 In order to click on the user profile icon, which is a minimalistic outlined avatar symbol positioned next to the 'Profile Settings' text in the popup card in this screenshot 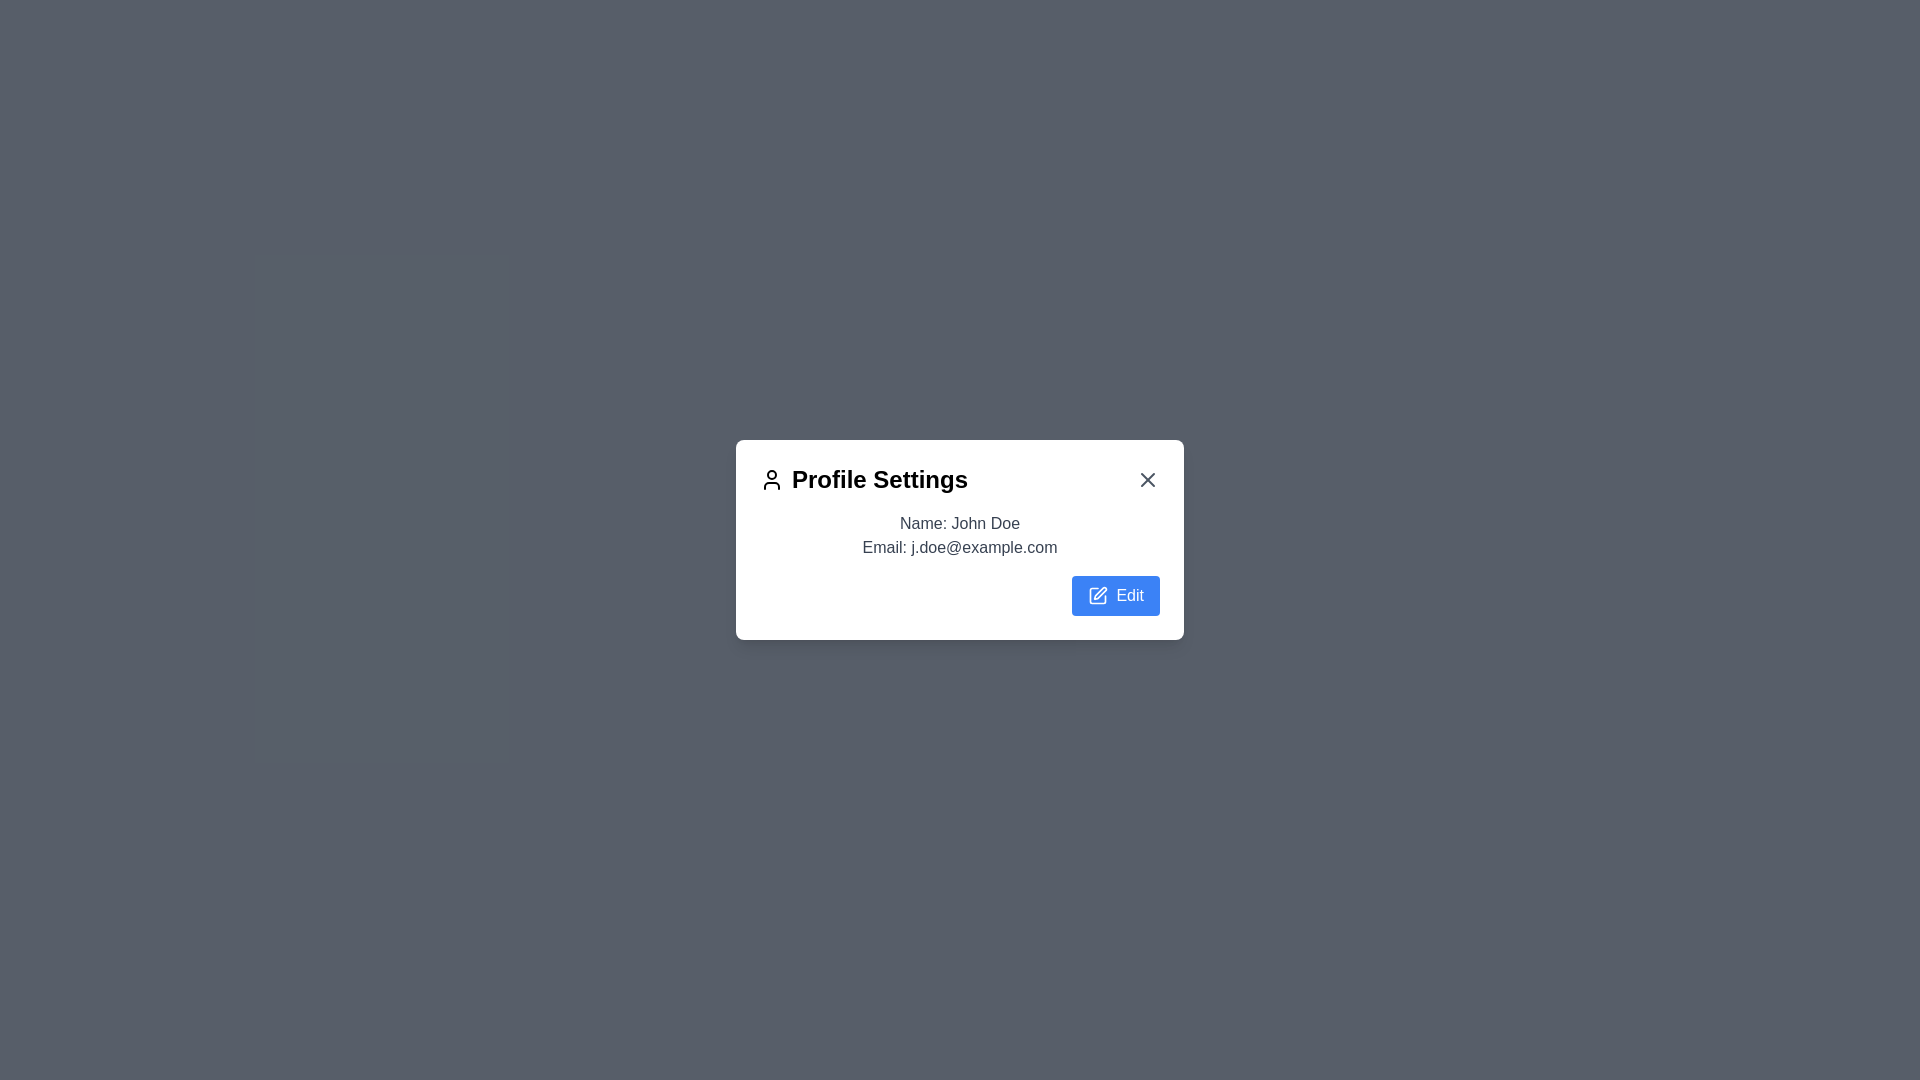, I will do `click(771, 479)`.